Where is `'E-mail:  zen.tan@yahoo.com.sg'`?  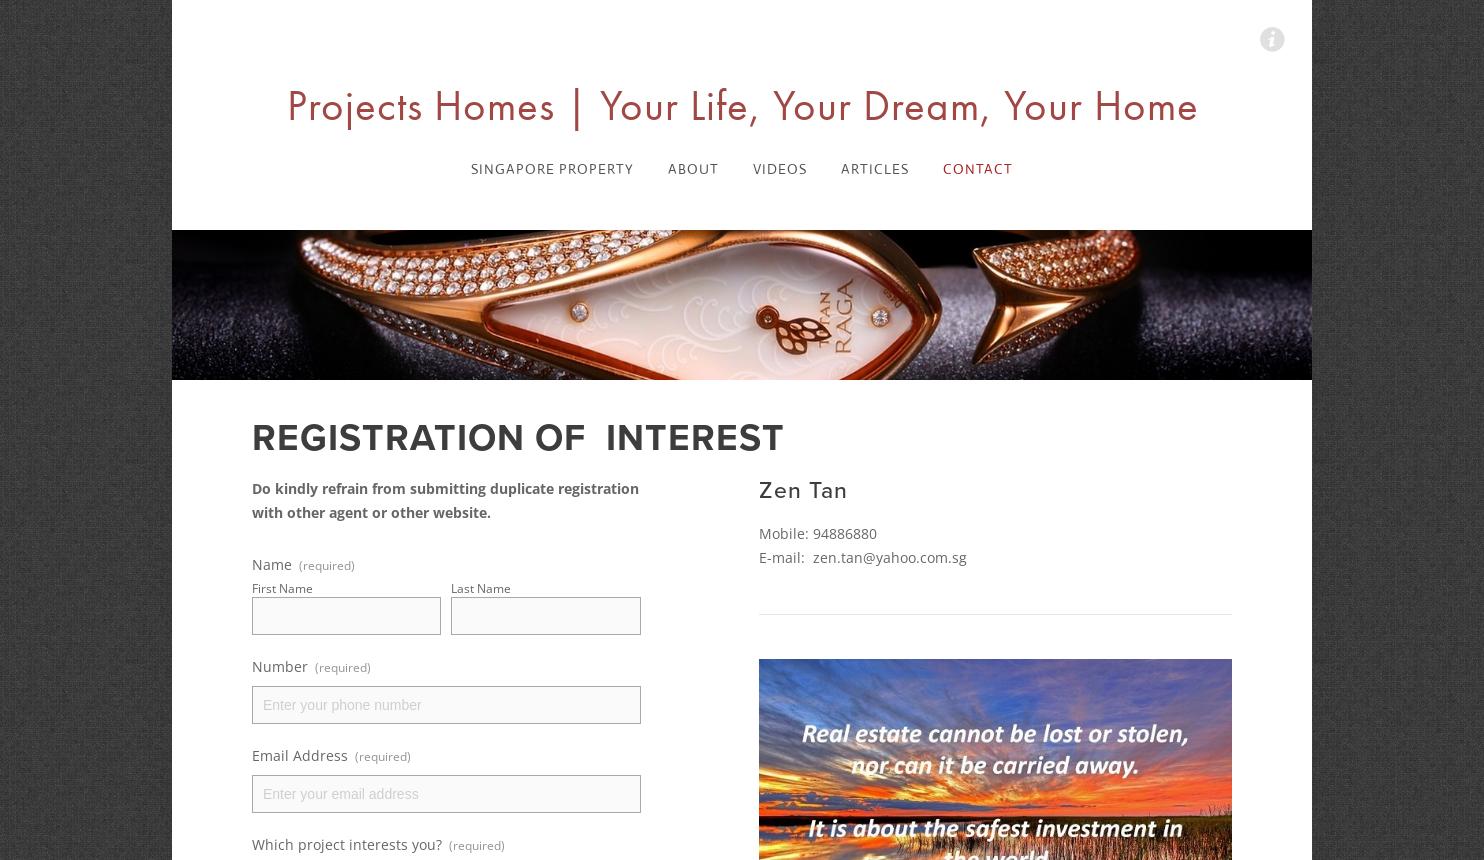
'E-mail:  zen.tan@yahoo.com.sg' is located at coordinates (862, 557).